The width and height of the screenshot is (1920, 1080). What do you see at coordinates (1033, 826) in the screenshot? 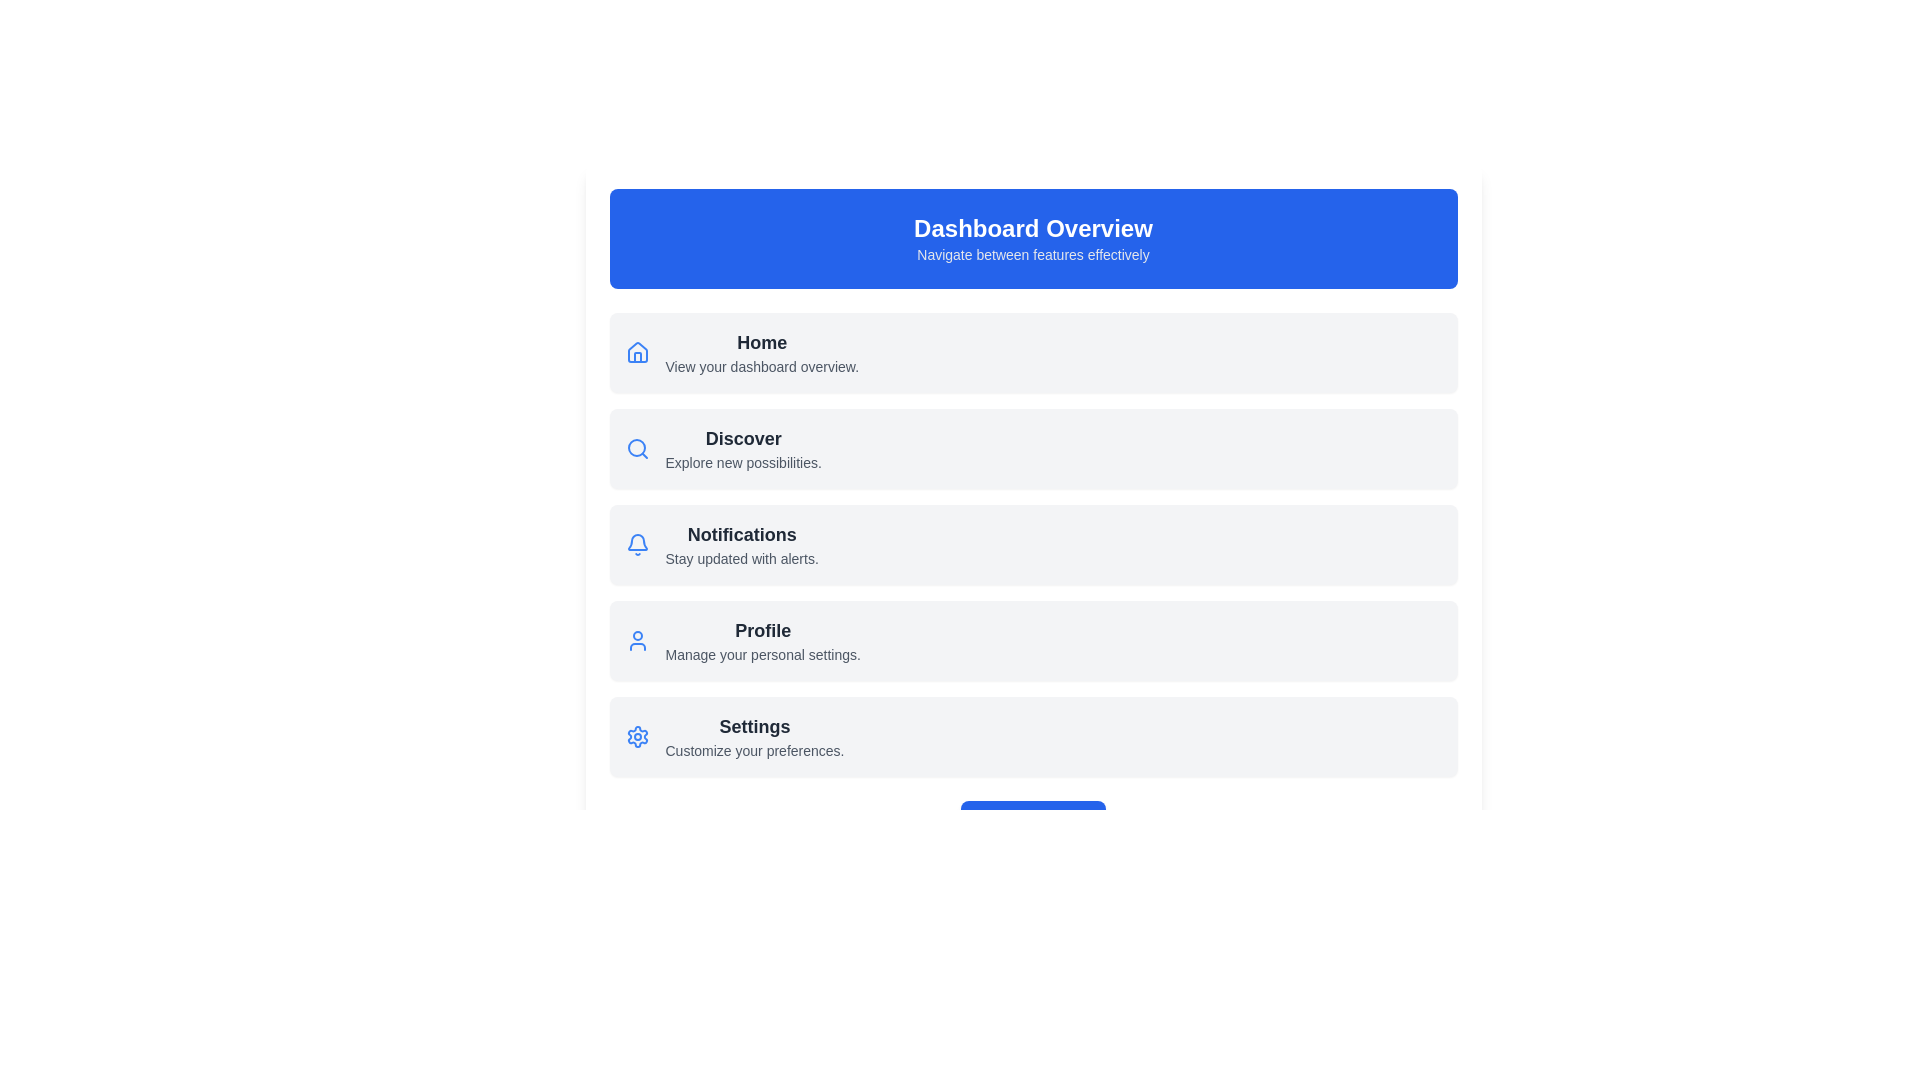
I see `the 'Learn More' button` at bounding box center [1033, 826].